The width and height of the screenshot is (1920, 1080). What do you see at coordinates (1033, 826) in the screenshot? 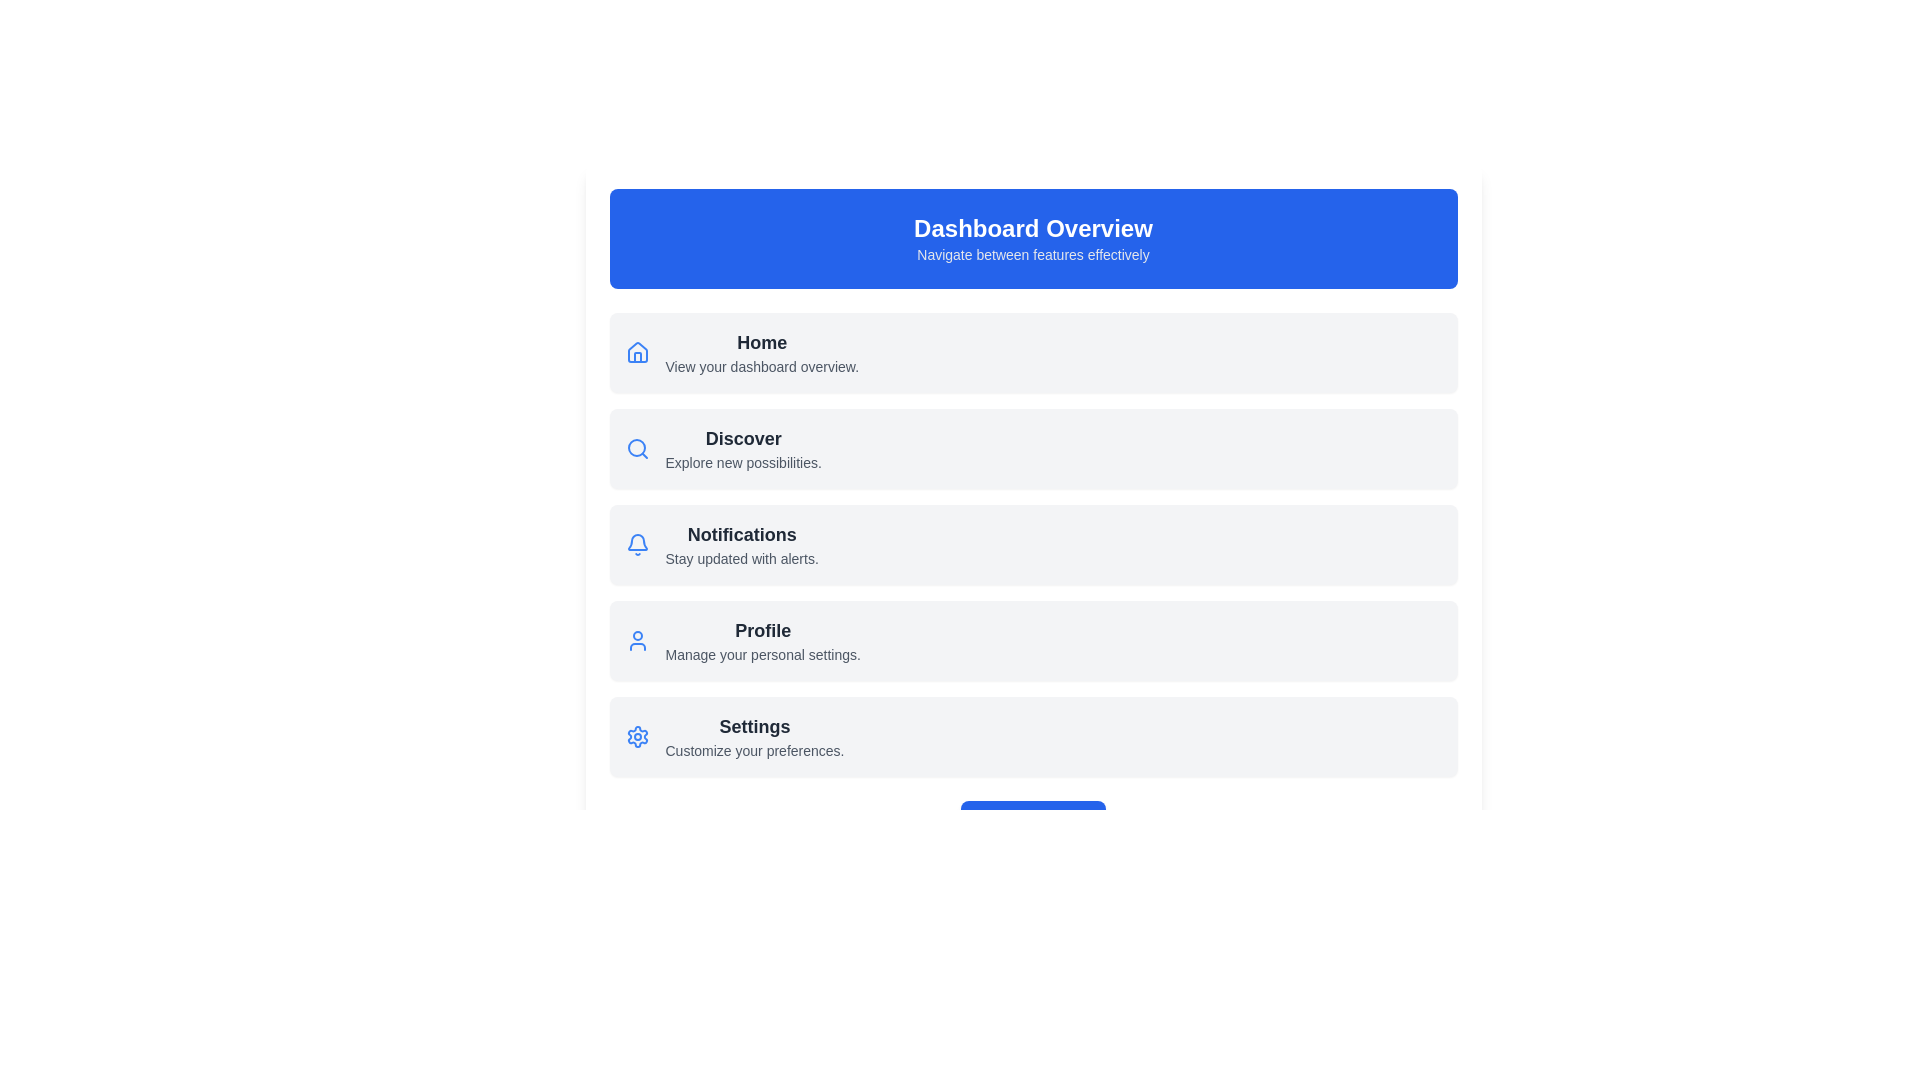
I see `the 'Learn More' button` at bounding box center [1033, 826].